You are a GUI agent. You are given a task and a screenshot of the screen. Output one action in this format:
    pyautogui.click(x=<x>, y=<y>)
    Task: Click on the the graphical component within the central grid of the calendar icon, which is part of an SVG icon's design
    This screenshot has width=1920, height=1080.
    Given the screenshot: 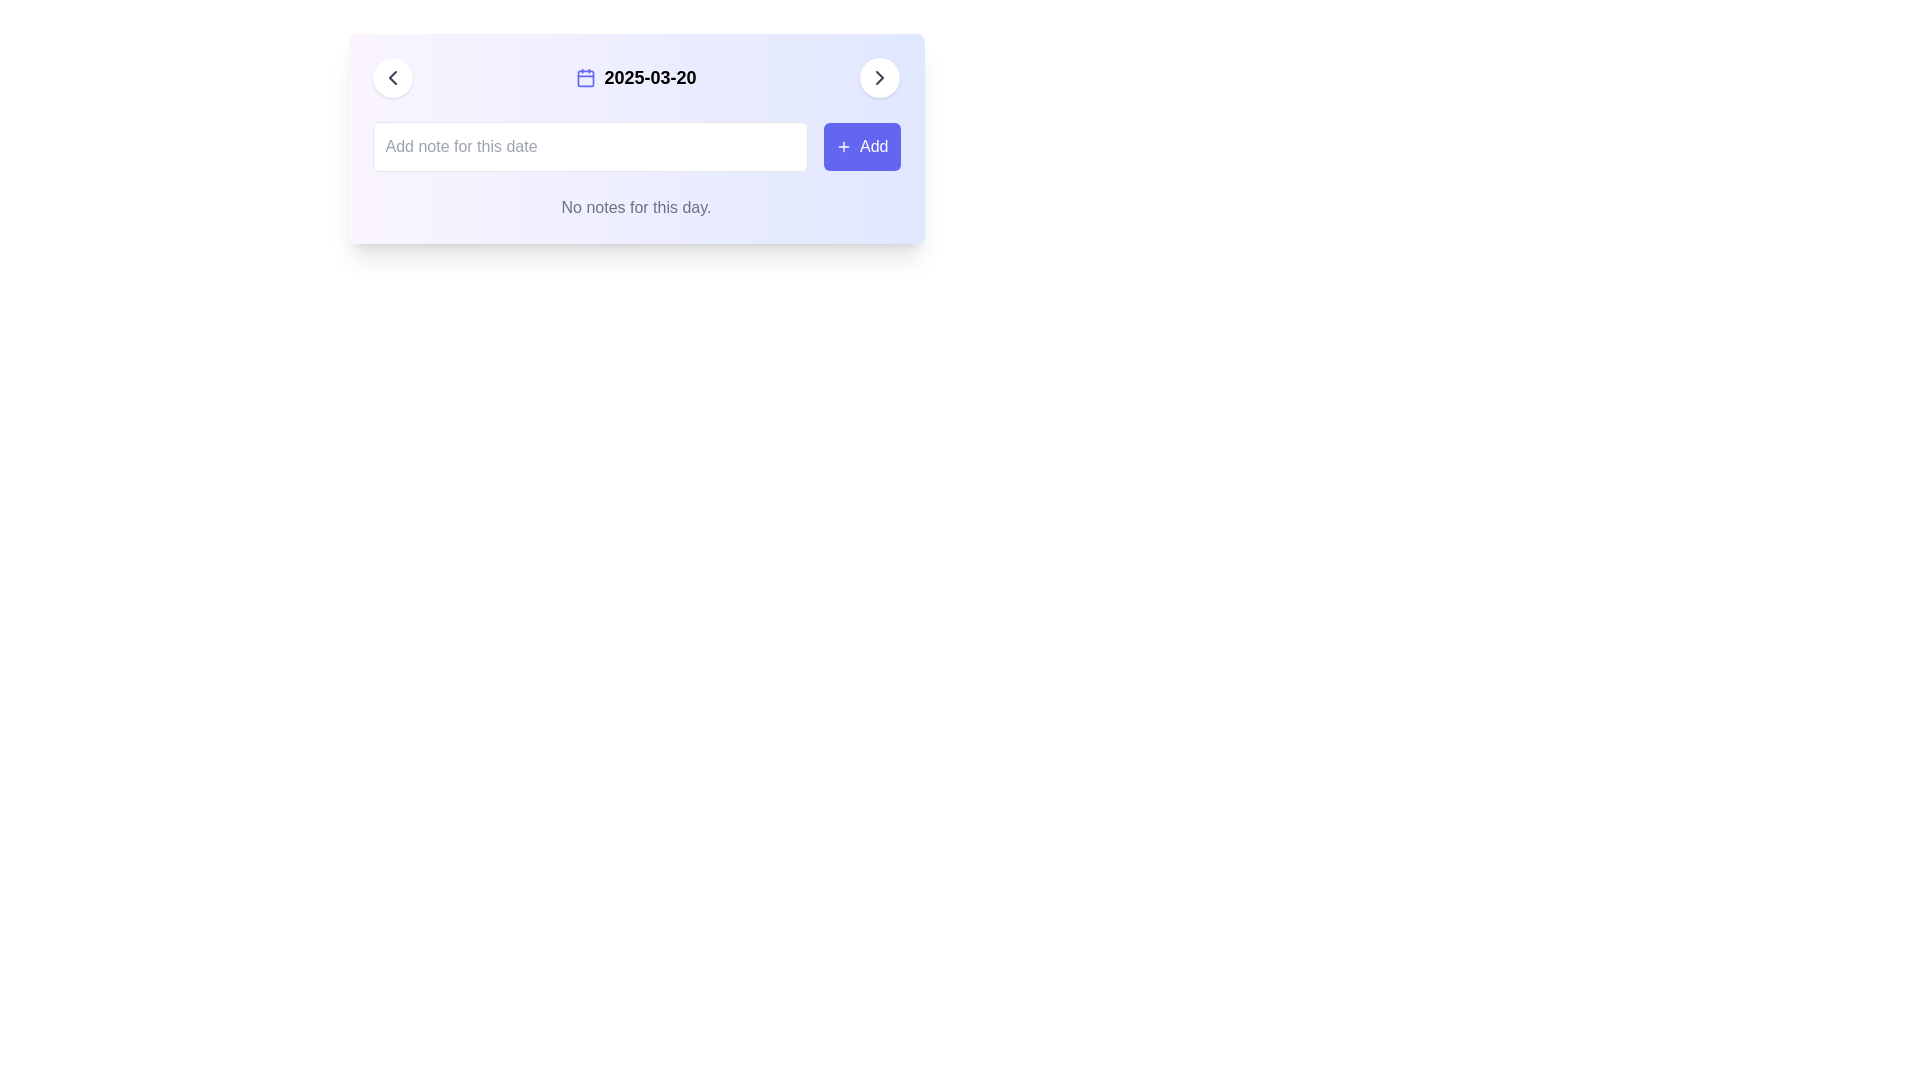 What is the action you would take?
    pyautogui.click(x=585, y=77)
    